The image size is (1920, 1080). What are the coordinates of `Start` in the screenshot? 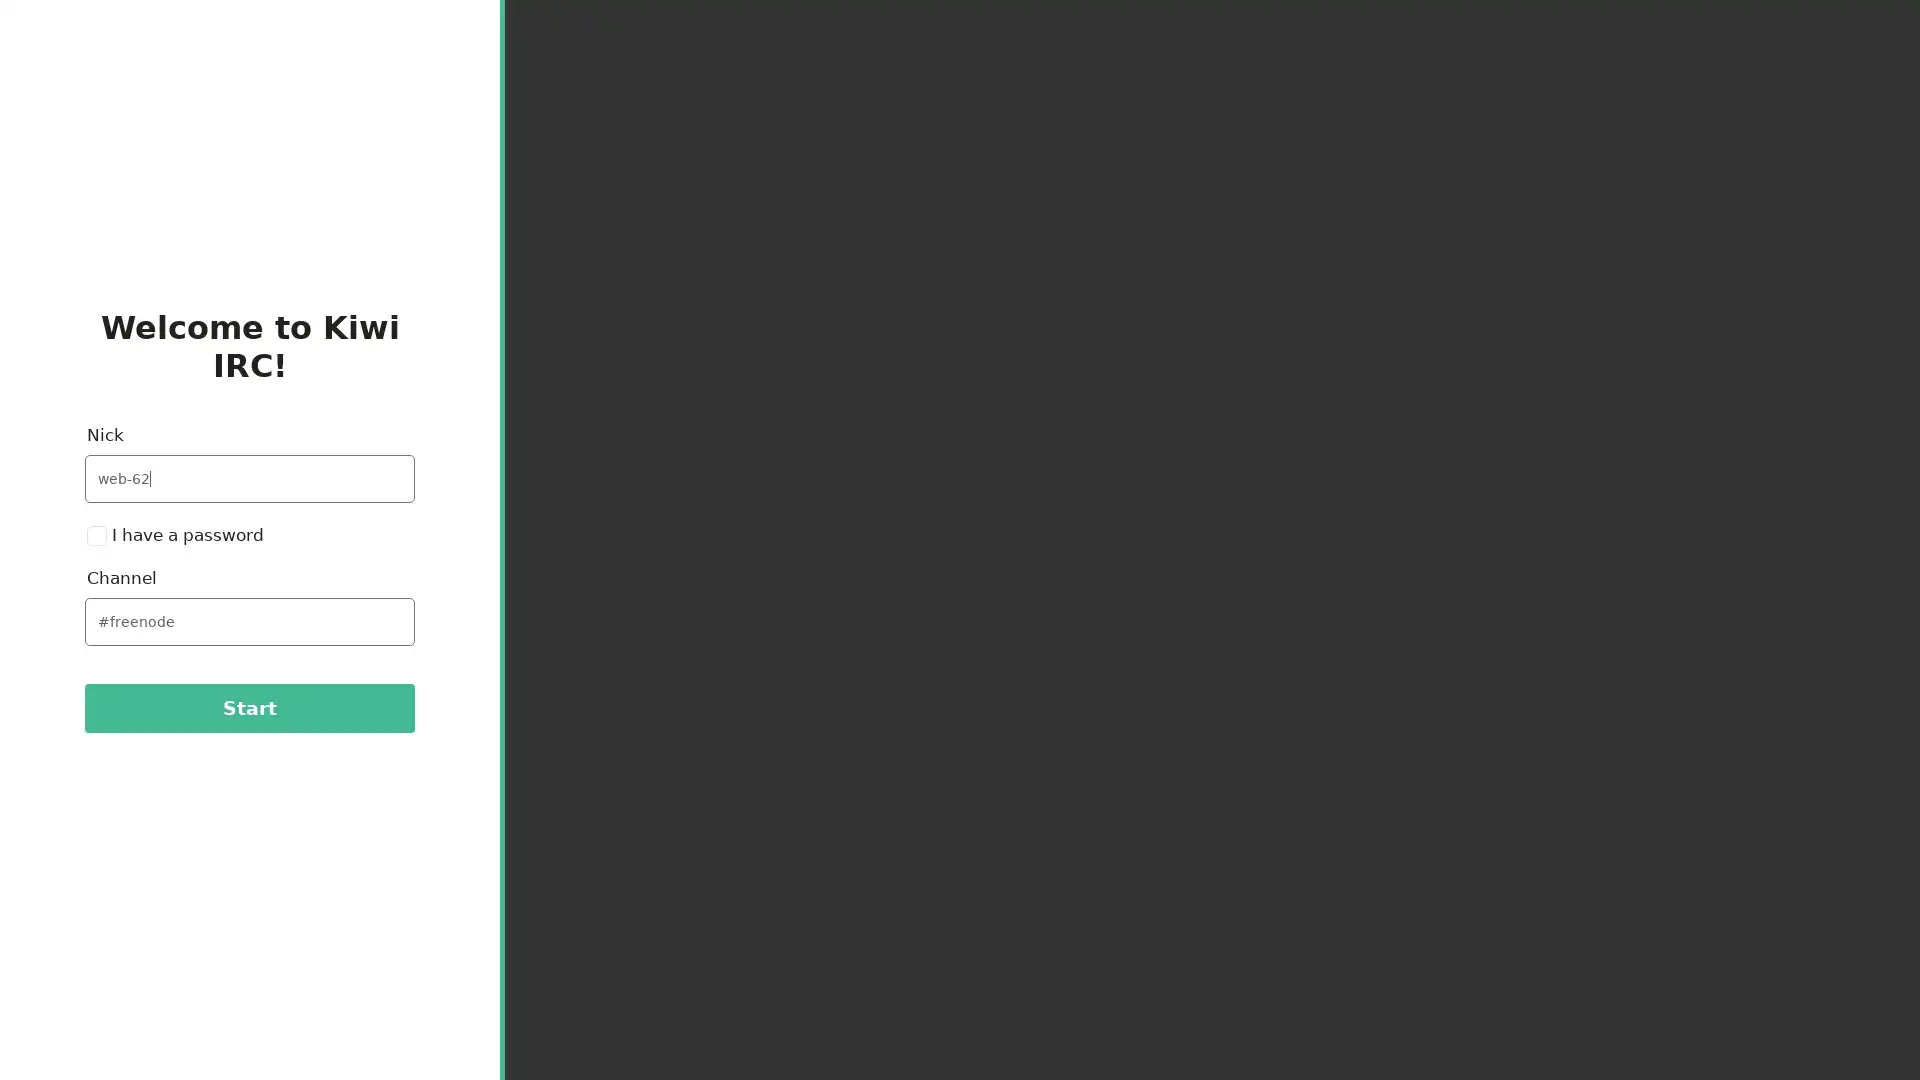 It's located at (248, 707).